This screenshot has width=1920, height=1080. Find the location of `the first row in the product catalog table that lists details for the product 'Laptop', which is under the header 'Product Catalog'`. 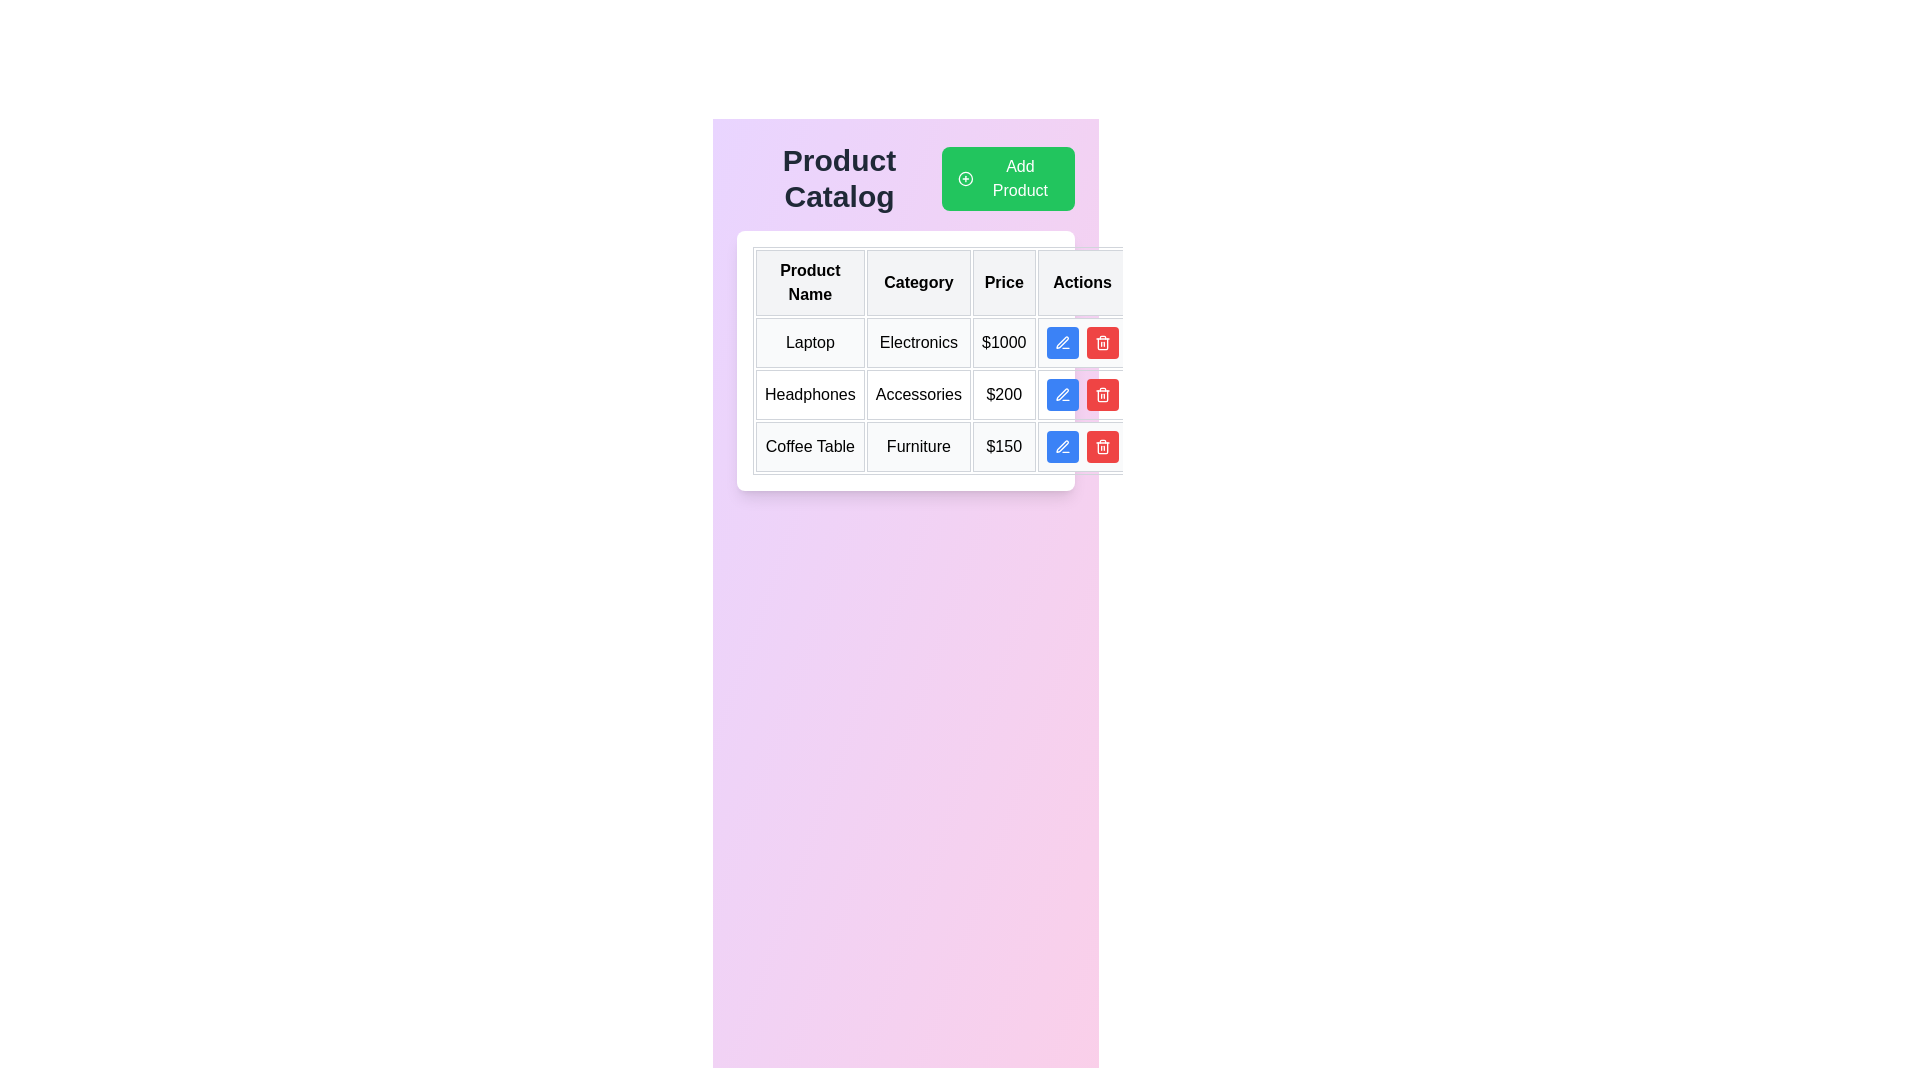

the first row in the product catalog table that lists details for the product 'Laptop', which is under the header 'Product Catalog' is located at coordinates (940, 342).